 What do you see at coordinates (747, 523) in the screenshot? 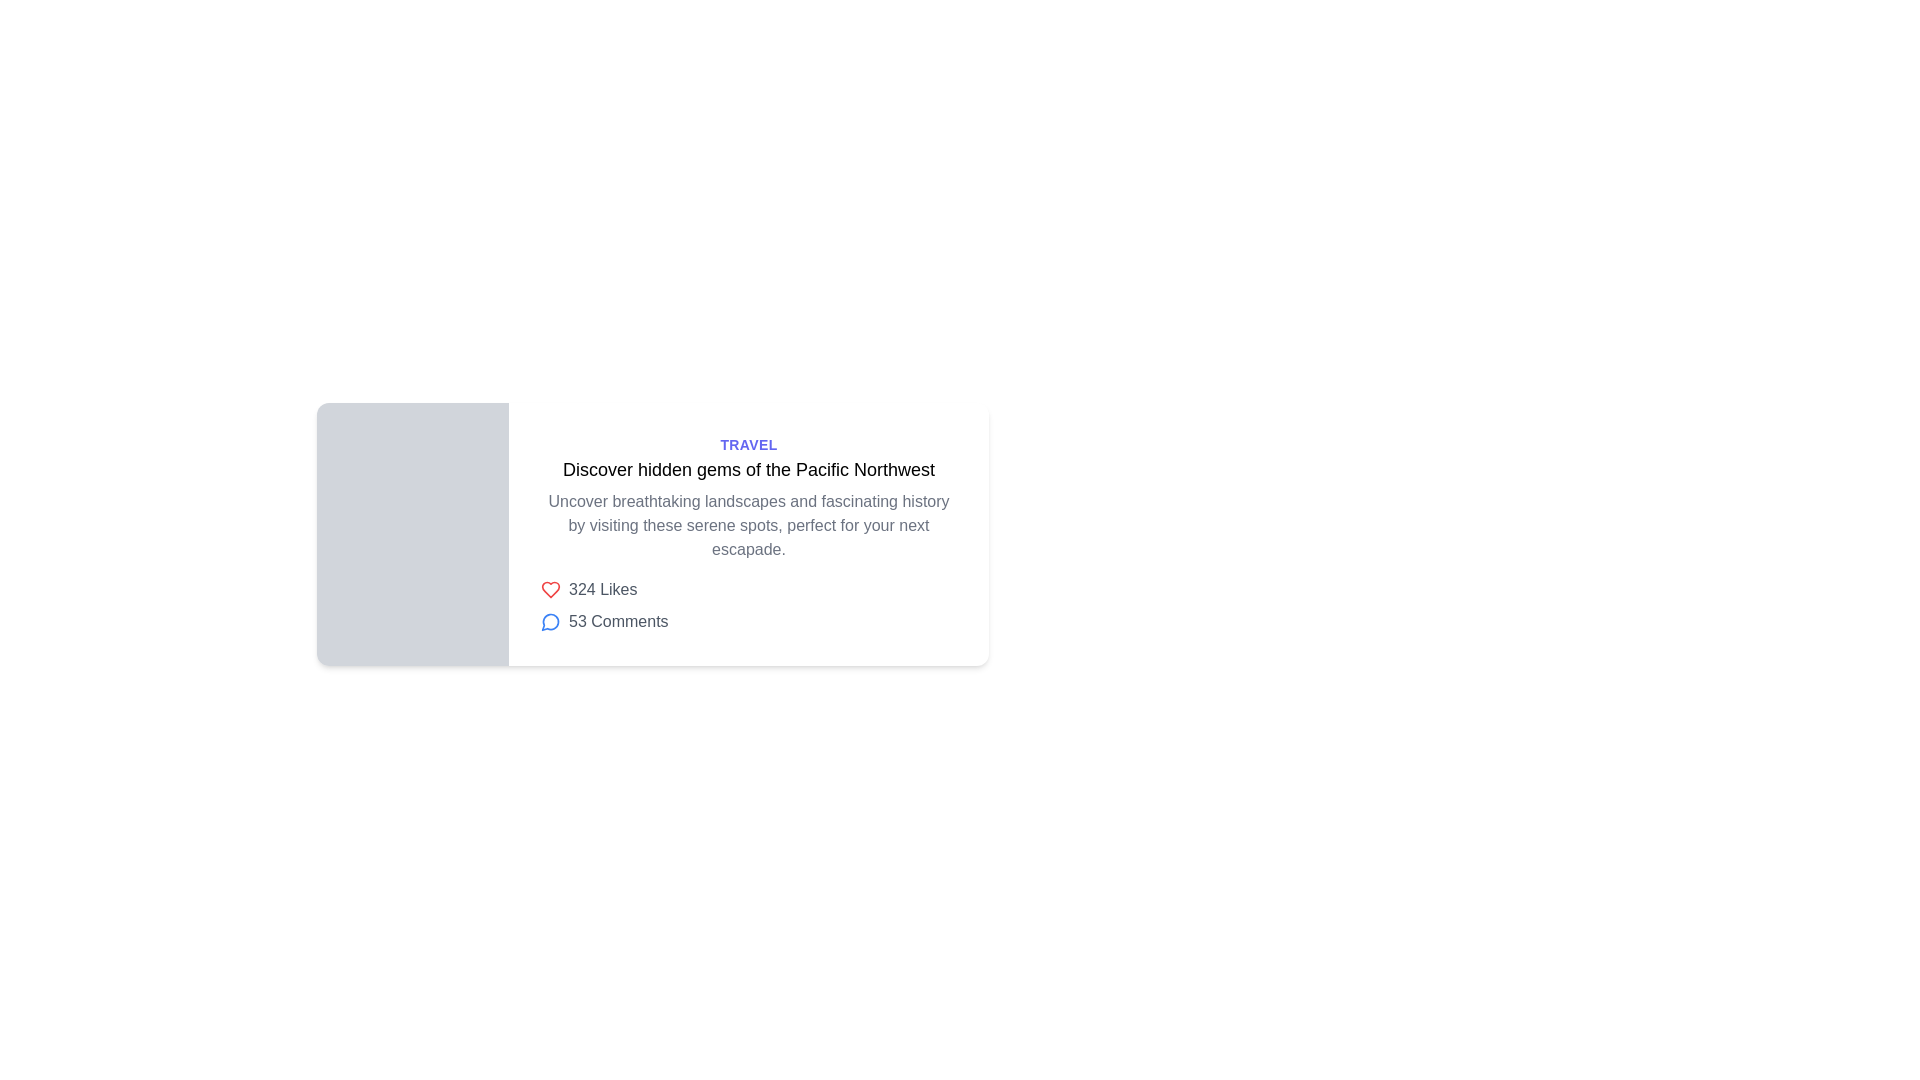
I see `descriptive text block located under the headline 'Discover hidden gems of the Pacific Northwest' and above the '324 Likes' section in the card layout` at bounding box center [747, 523].